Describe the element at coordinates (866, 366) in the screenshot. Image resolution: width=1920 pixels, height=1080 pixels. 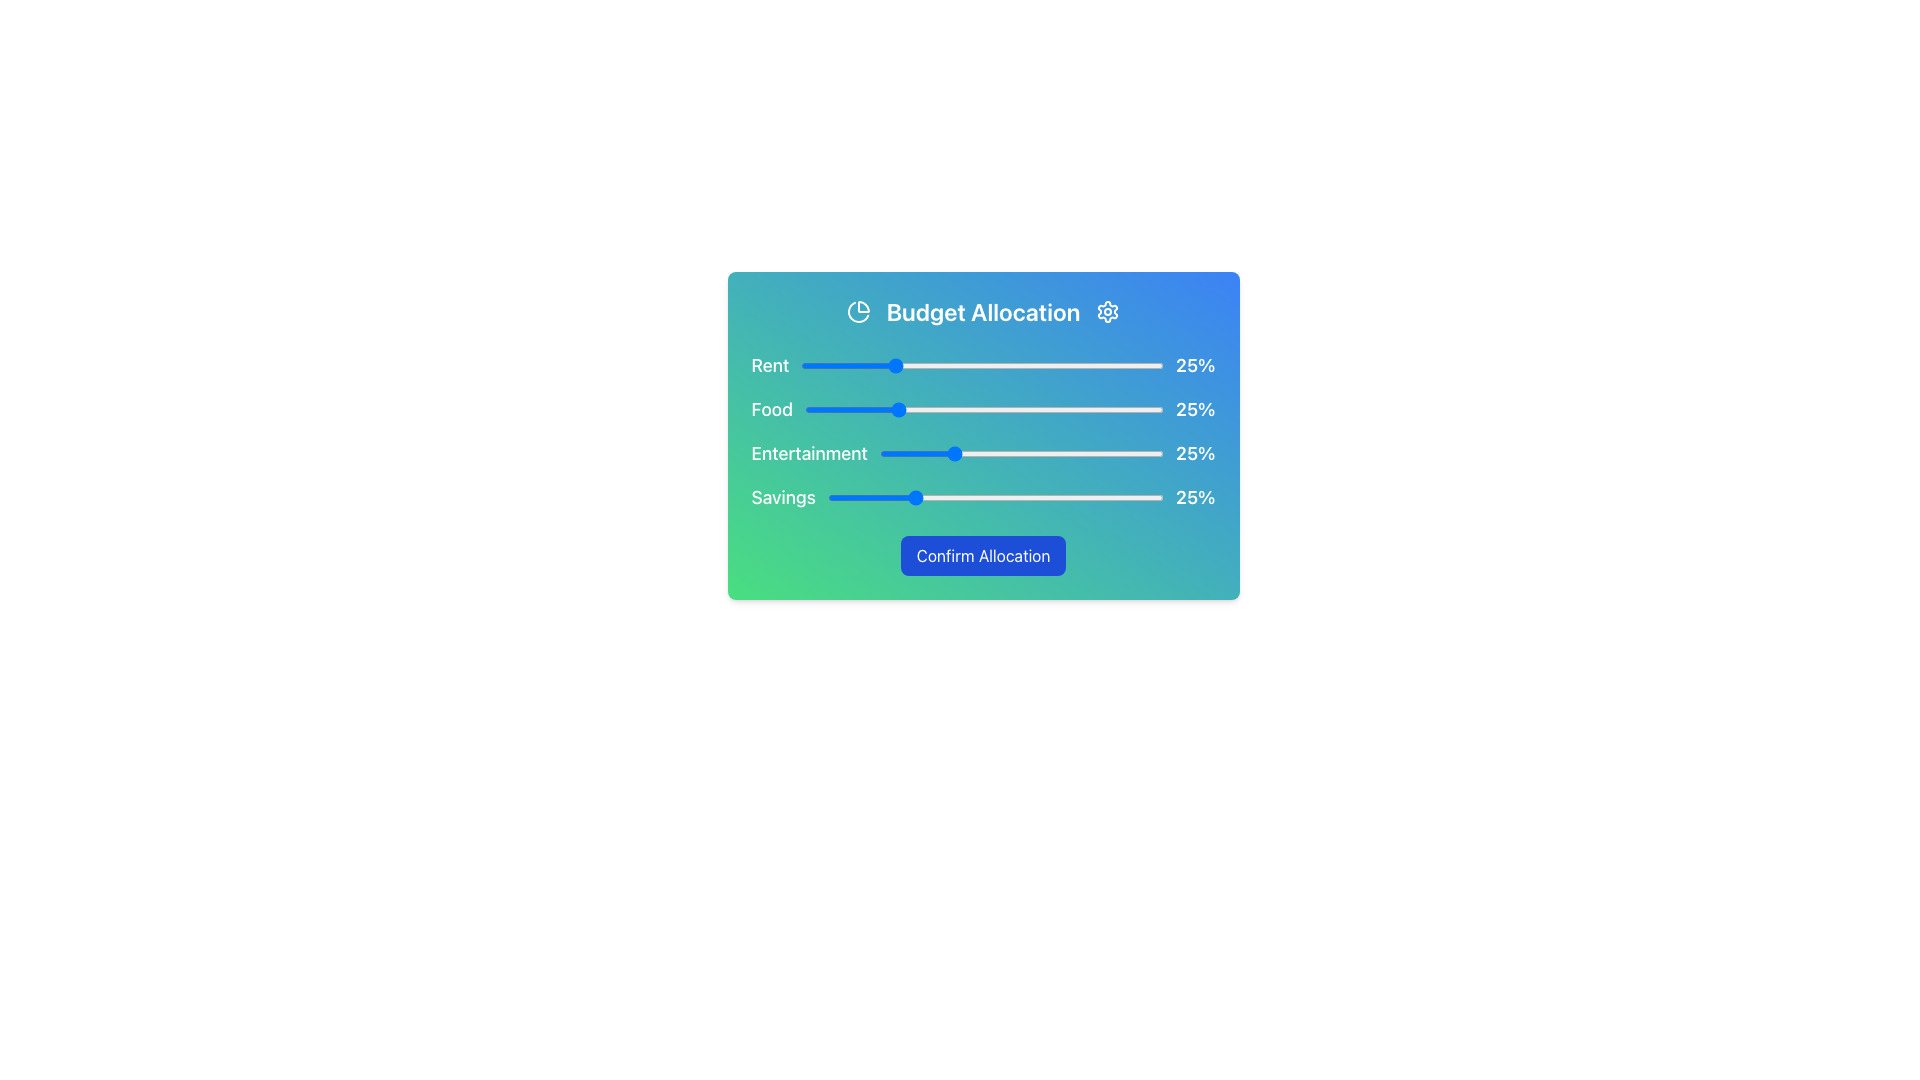
I see `the slider value` at that location.